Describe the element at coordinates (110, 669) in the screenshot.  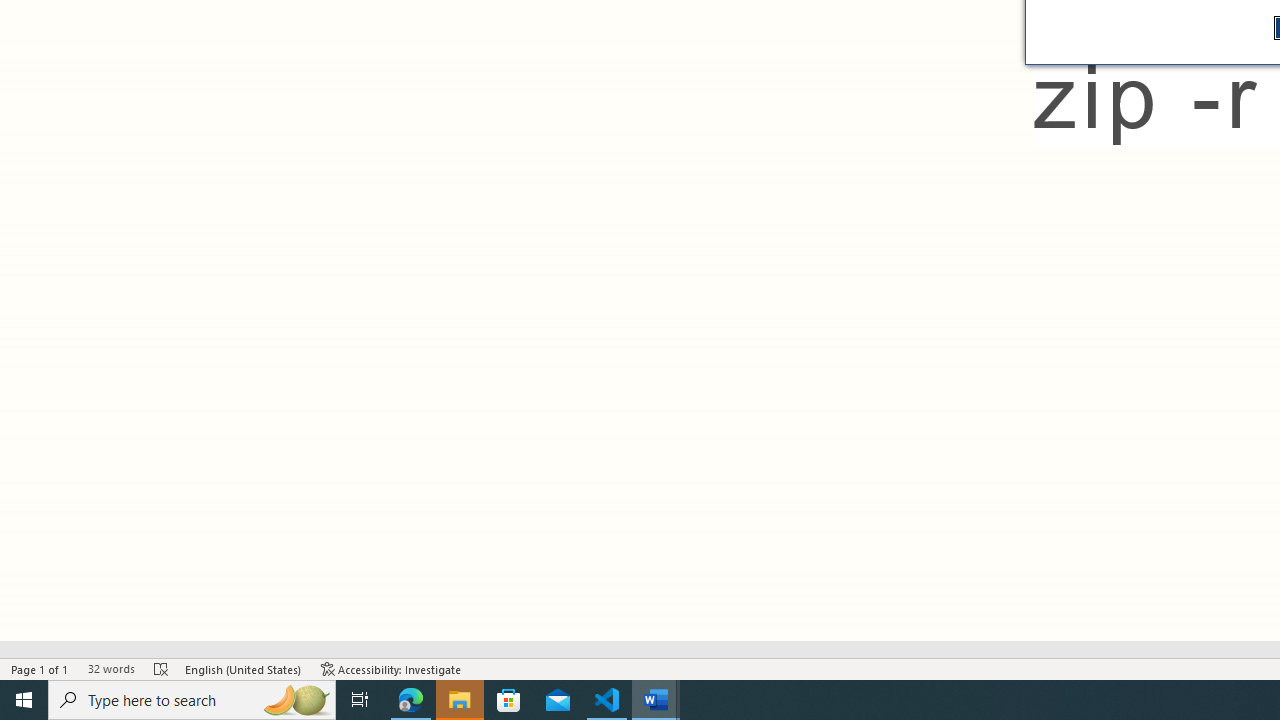
I see `'Word Count 32 words'` at that location.